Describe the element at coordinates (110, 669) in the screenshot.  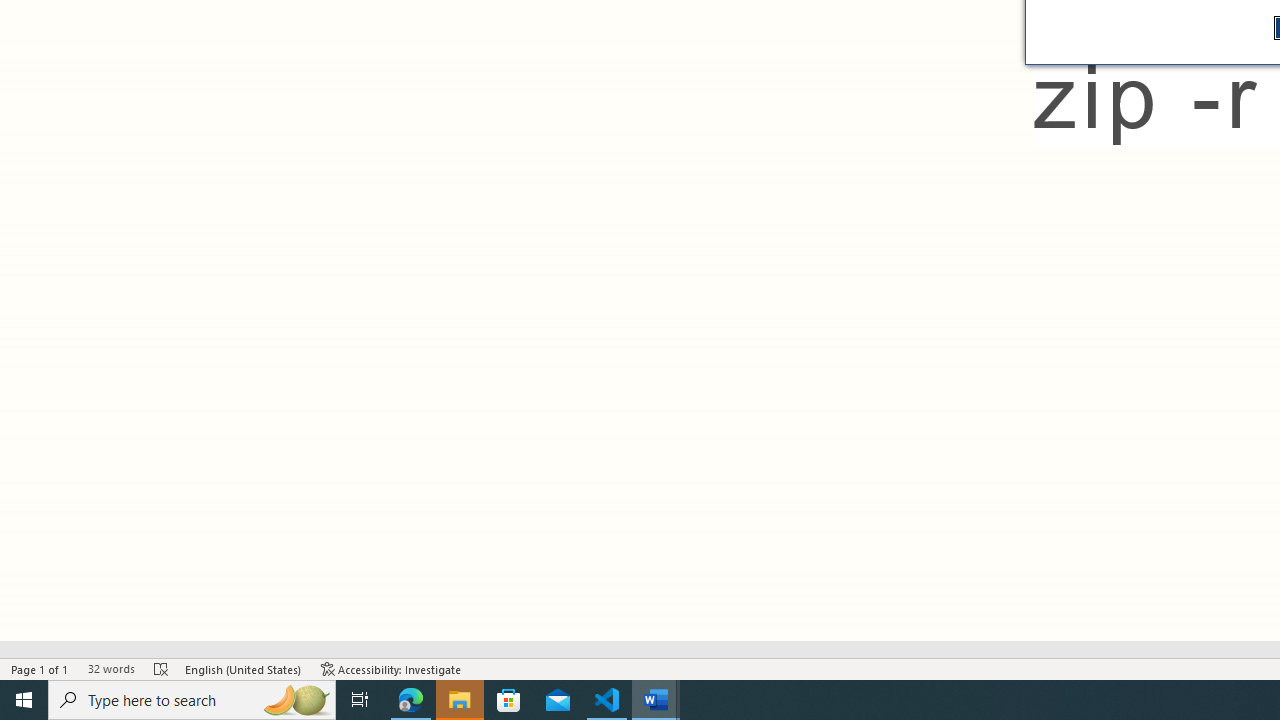
I see `'Word Count 32 words'` at that location.